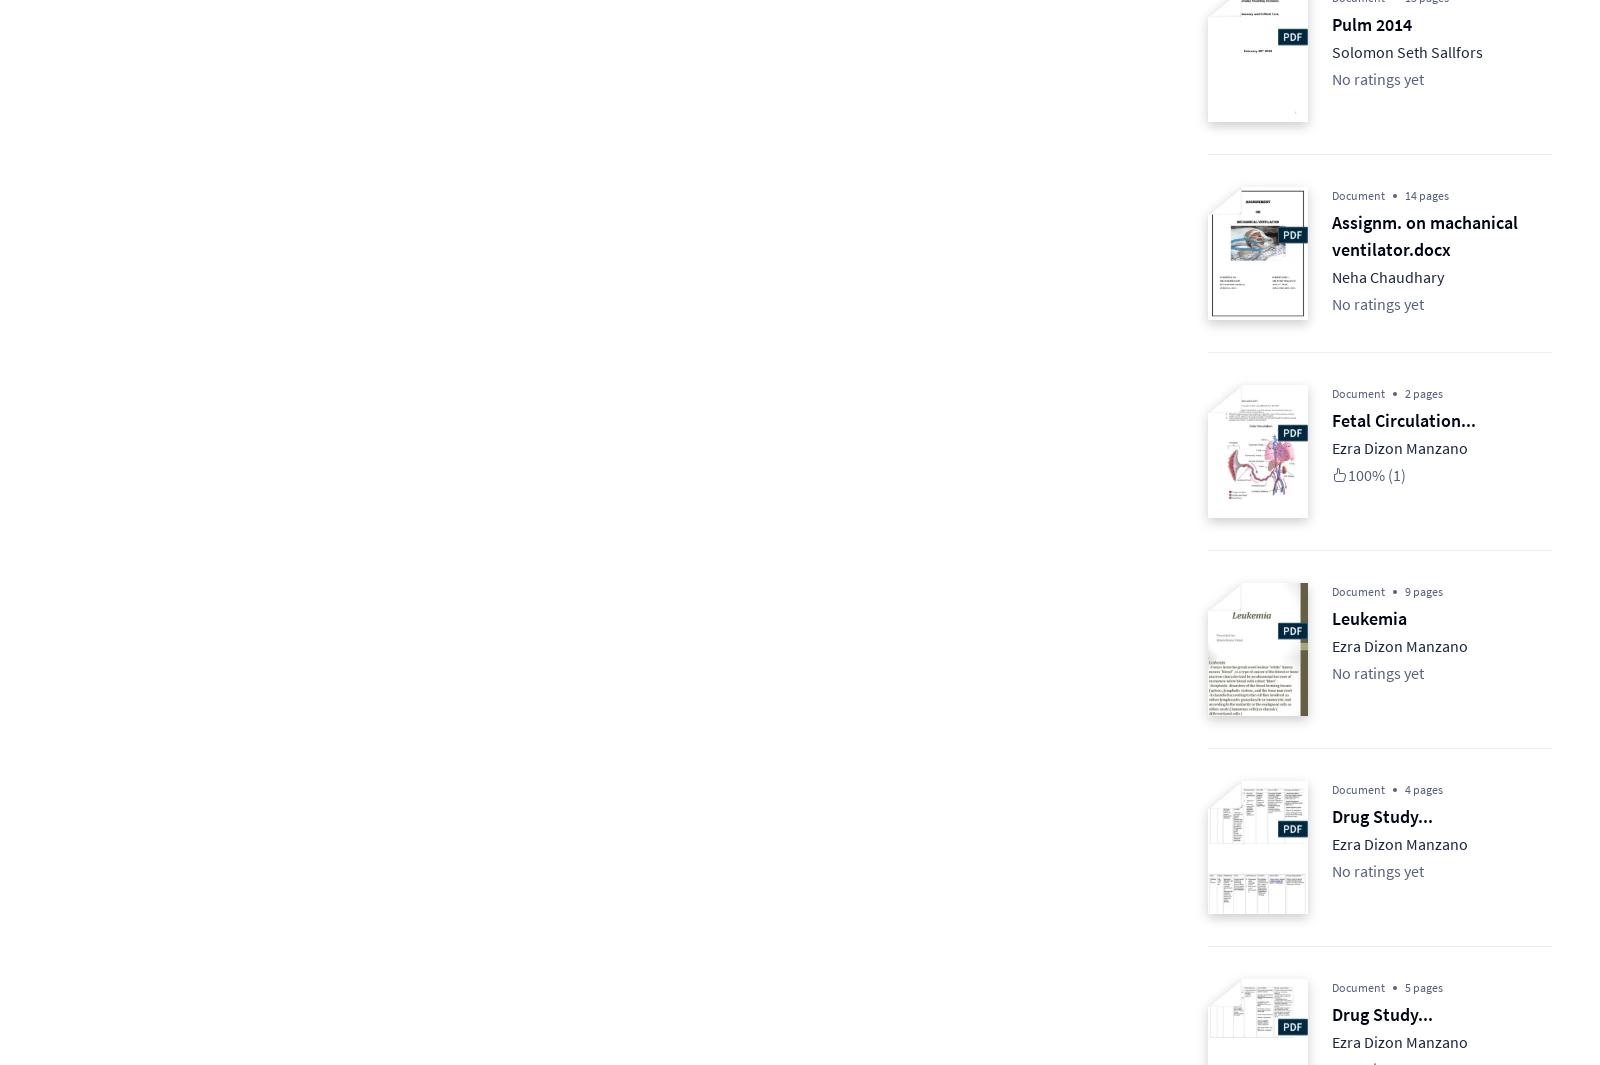  I want to click on 'Neha Chaudhary', so click(1387, 276).